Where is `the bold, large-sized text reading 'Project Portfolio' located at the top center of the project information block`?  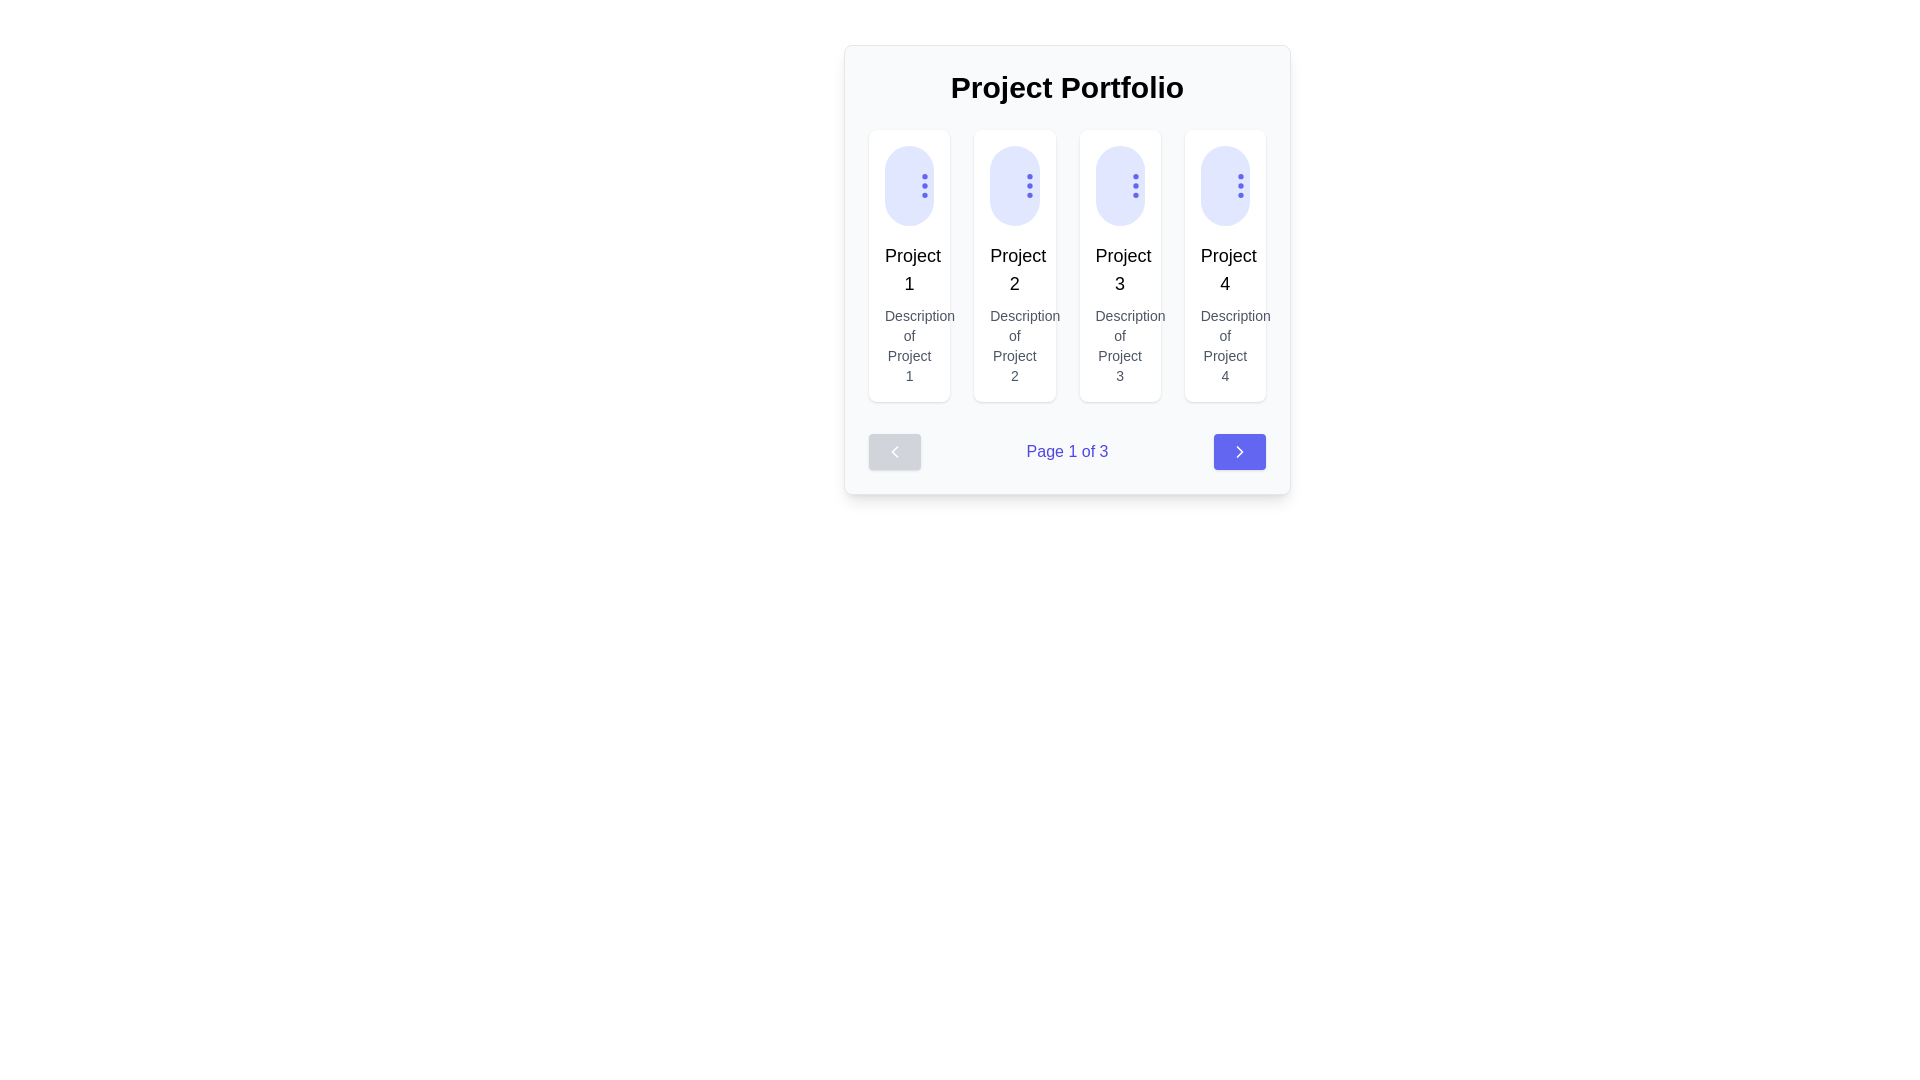 the bold, large-sized text reading 'Project Portfolio' located at the top center of the project information block is located at coordinates (1066, 87).